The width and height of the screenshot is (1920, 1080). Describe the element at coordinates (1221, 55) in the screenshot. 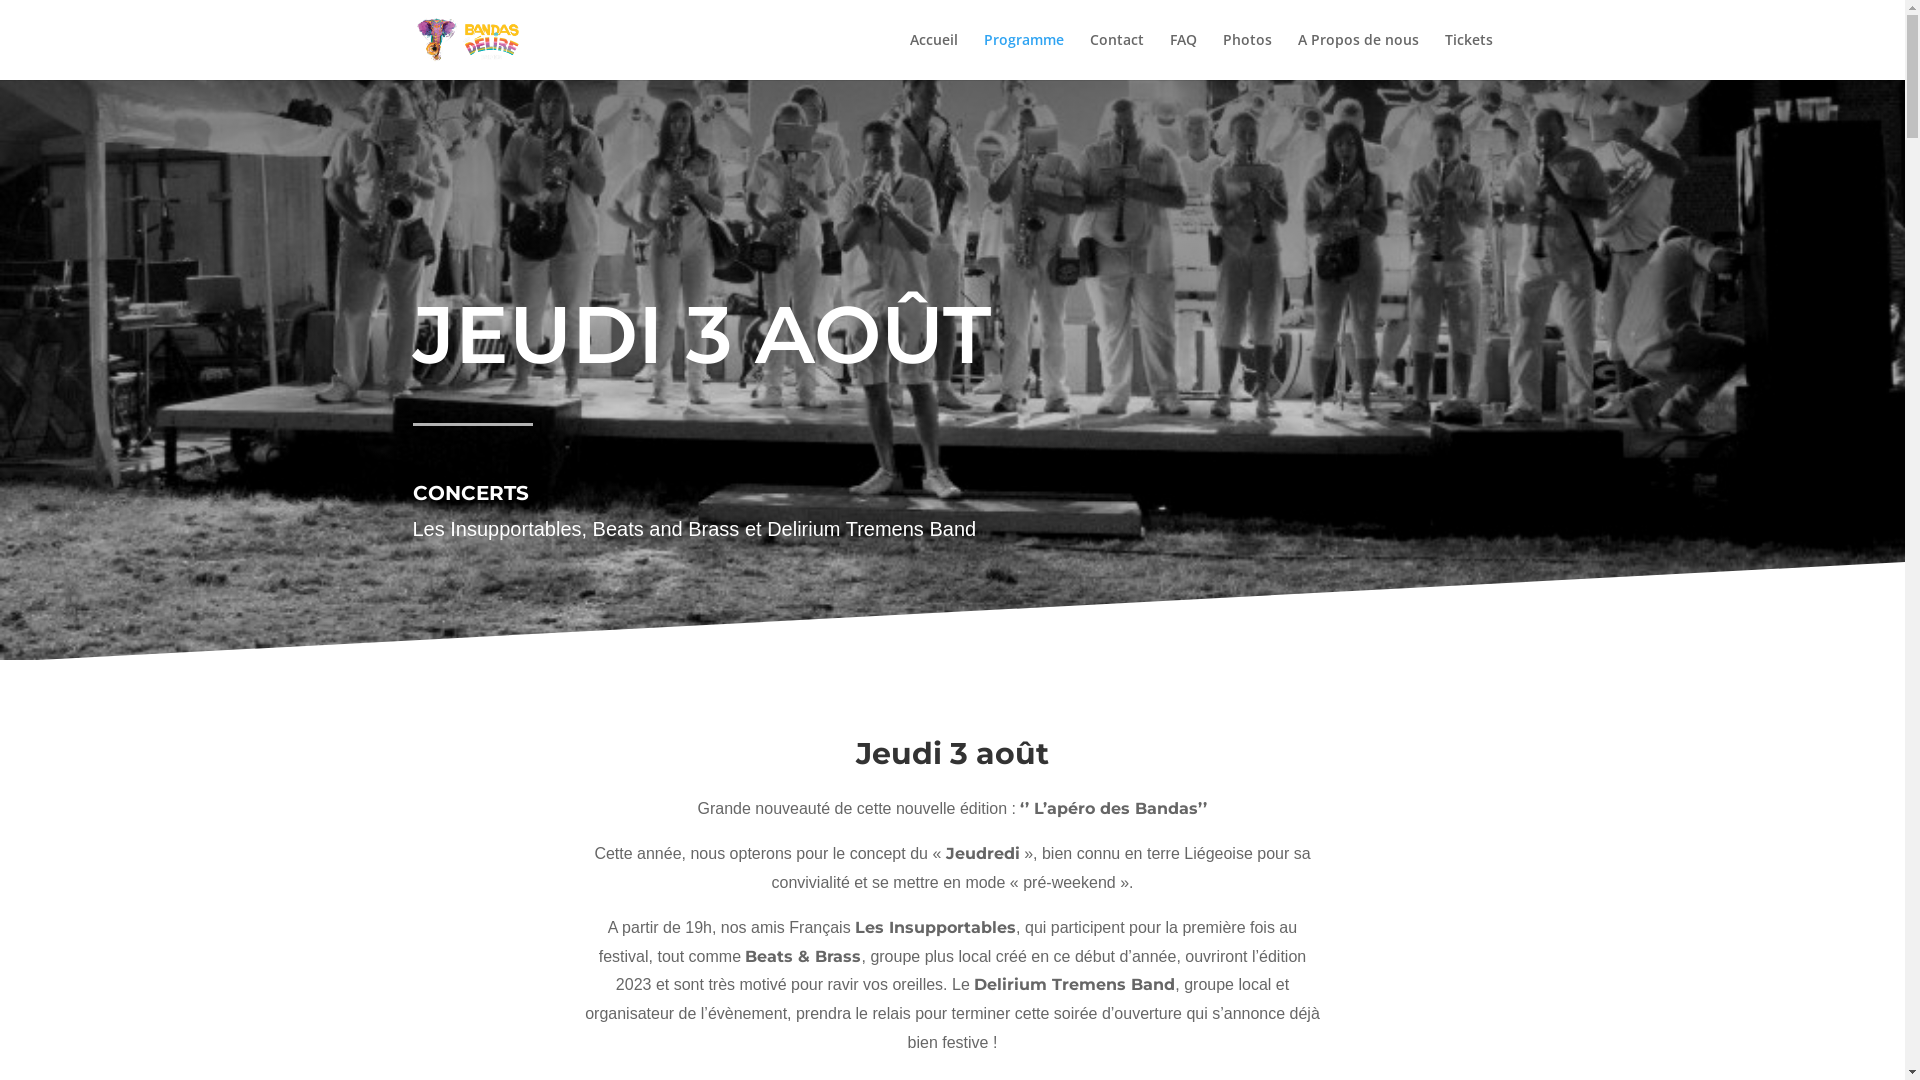

I see `'Photos'` at that location.